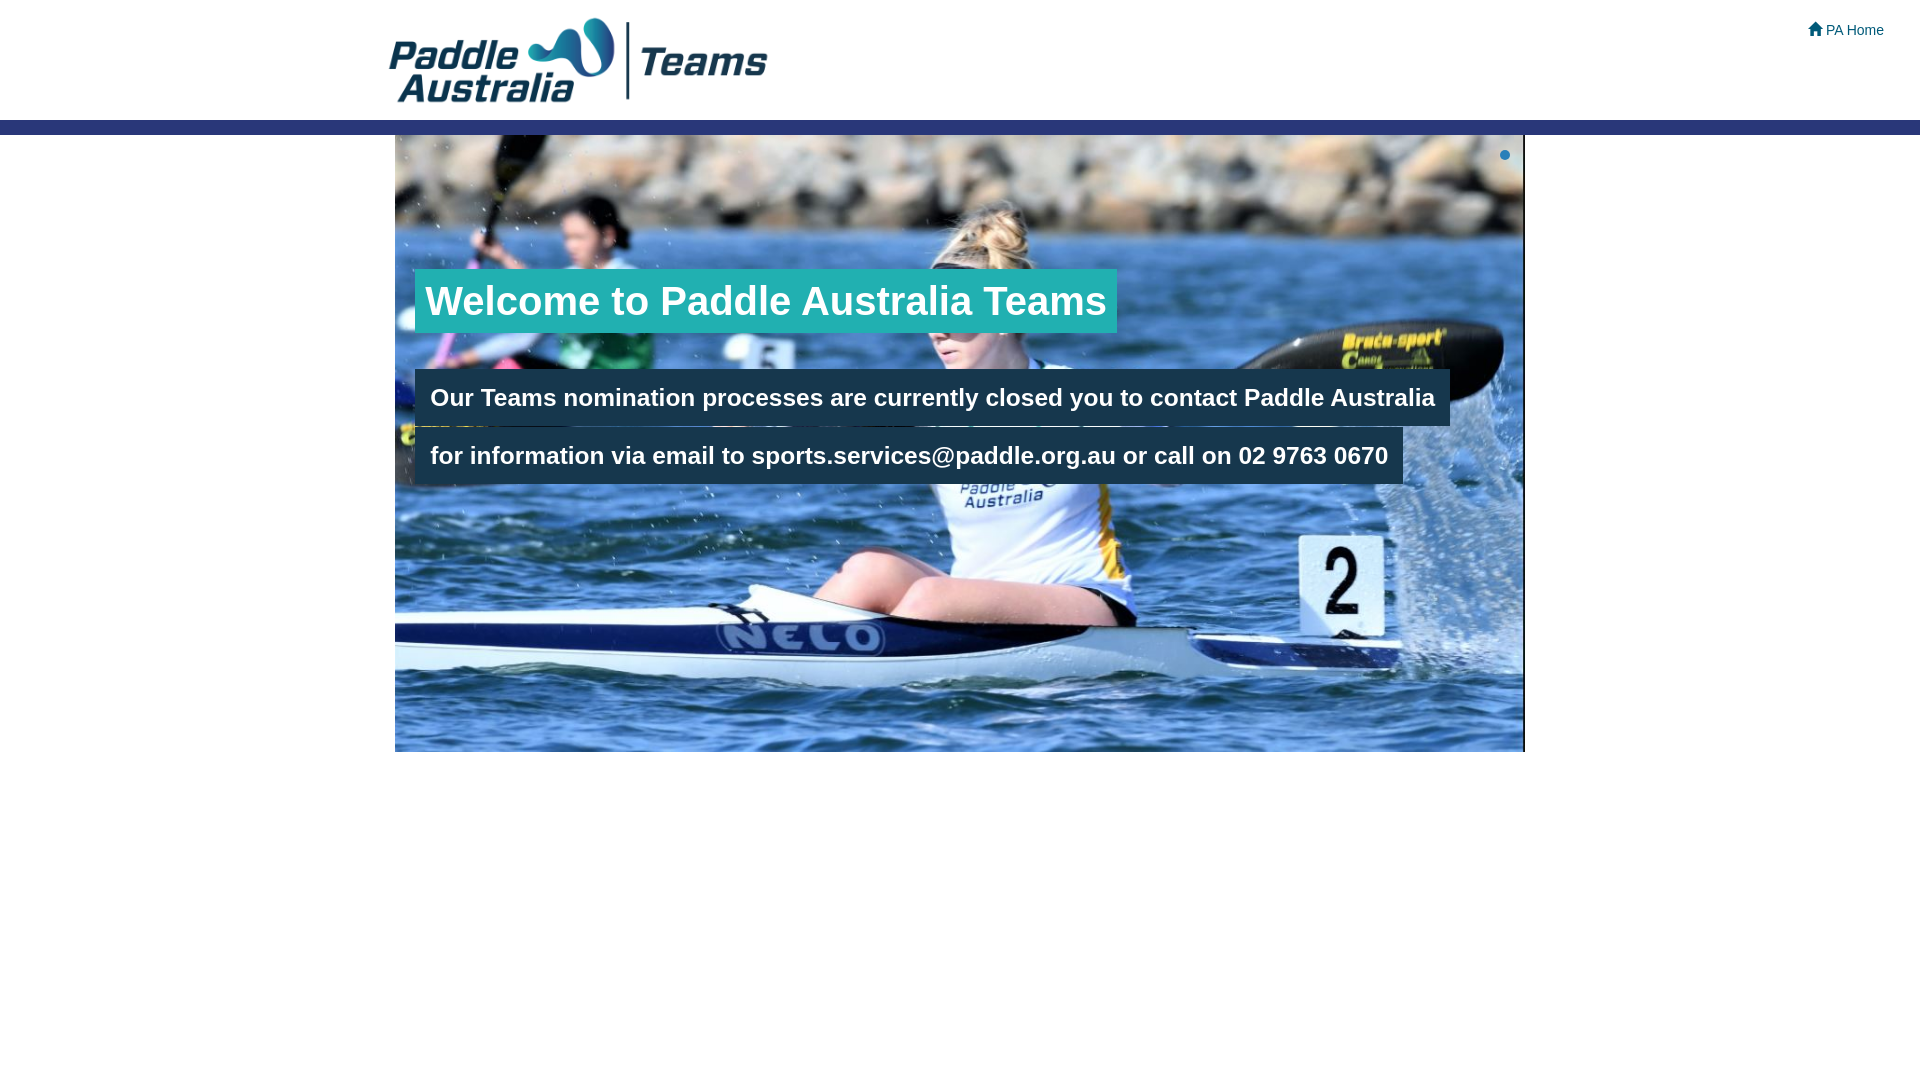  Describe the element at coordinates (1845, 30) in the screenshot. I see `'PA Home'` at that location.